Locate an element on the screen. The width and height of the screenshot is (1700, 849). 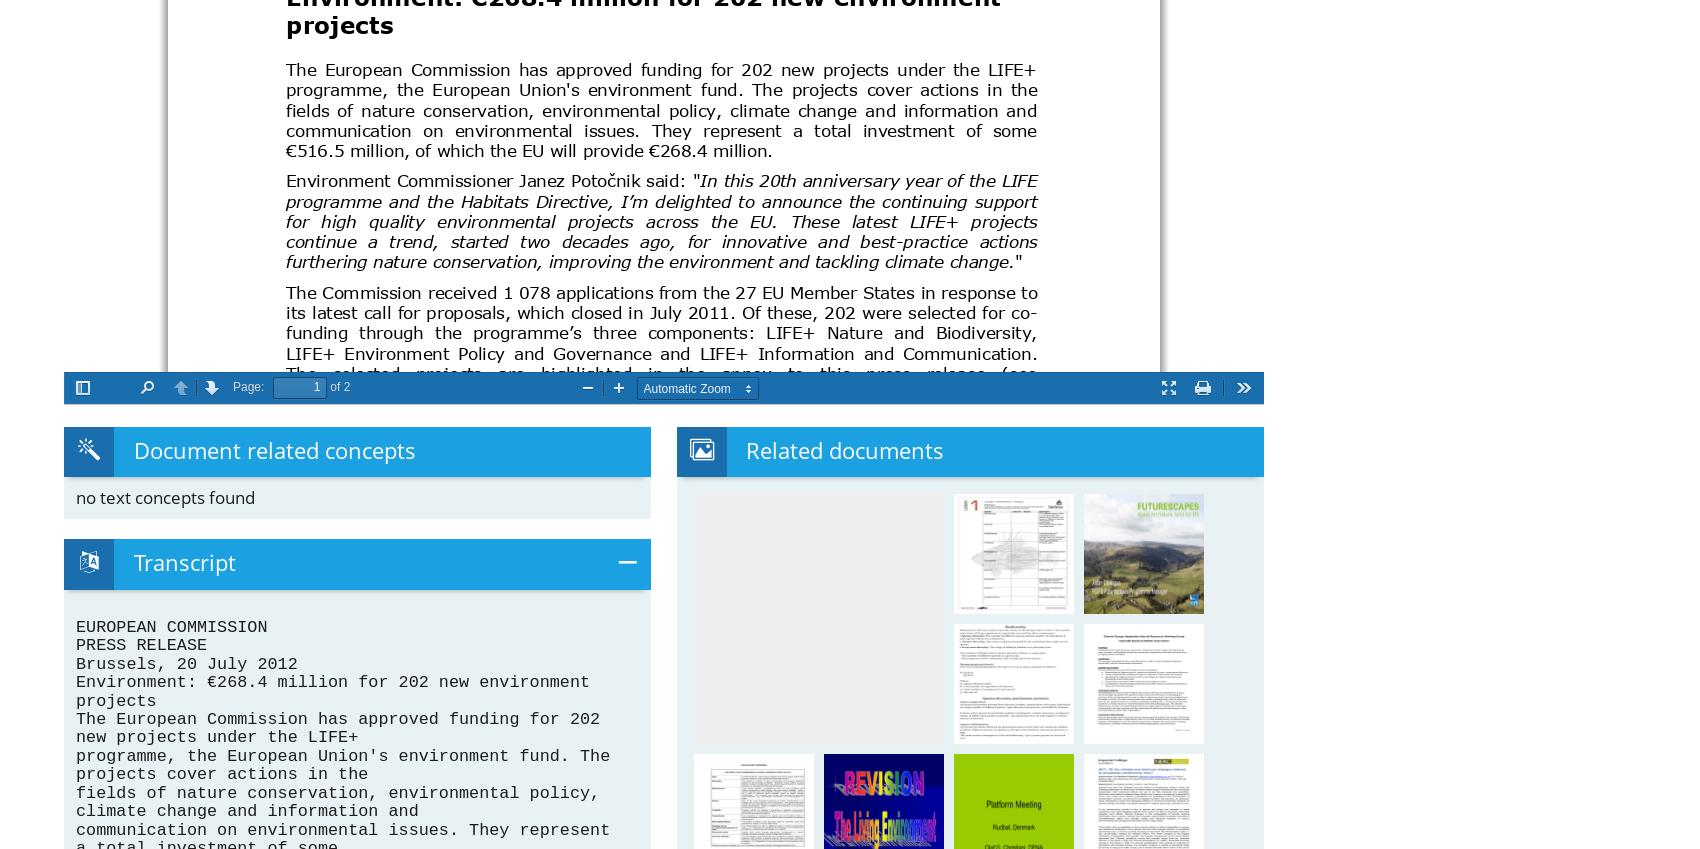
'Document related concepts' is located at coordinates (274, 449).